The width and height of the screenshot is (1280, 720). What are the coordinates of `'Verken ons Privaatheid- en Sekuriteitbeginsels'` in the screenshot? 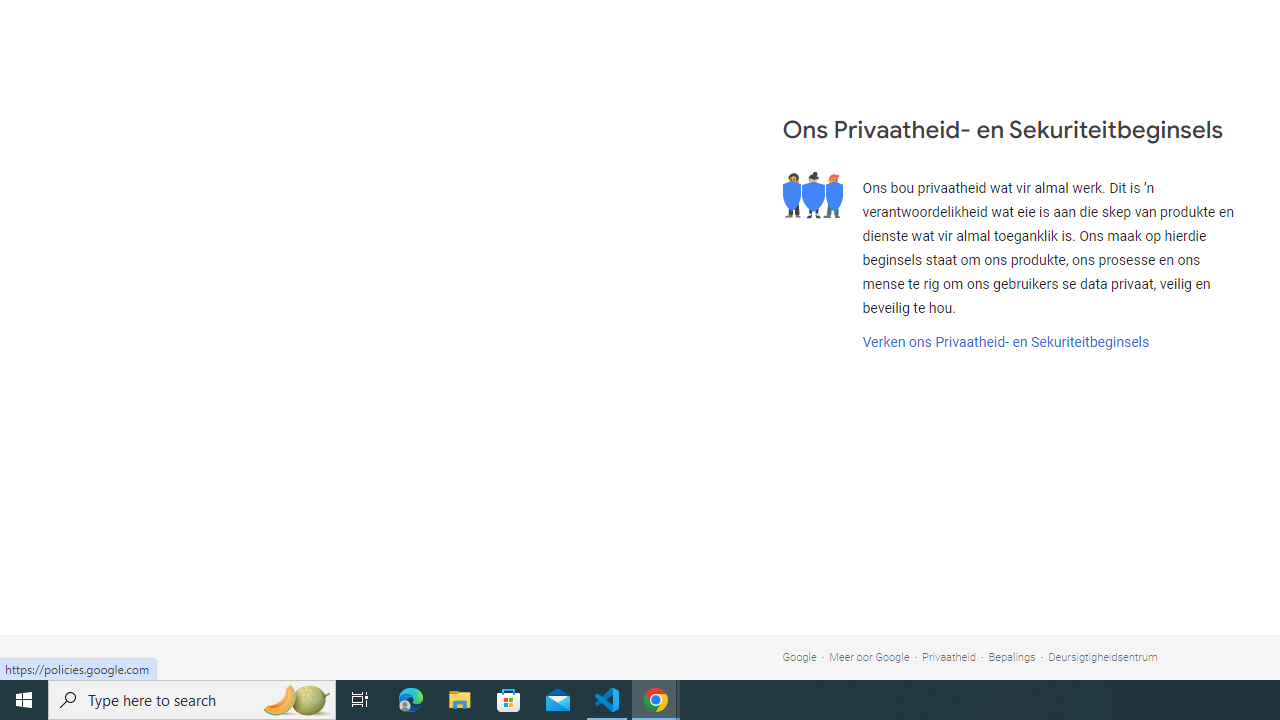 It's located at (1005, 341).